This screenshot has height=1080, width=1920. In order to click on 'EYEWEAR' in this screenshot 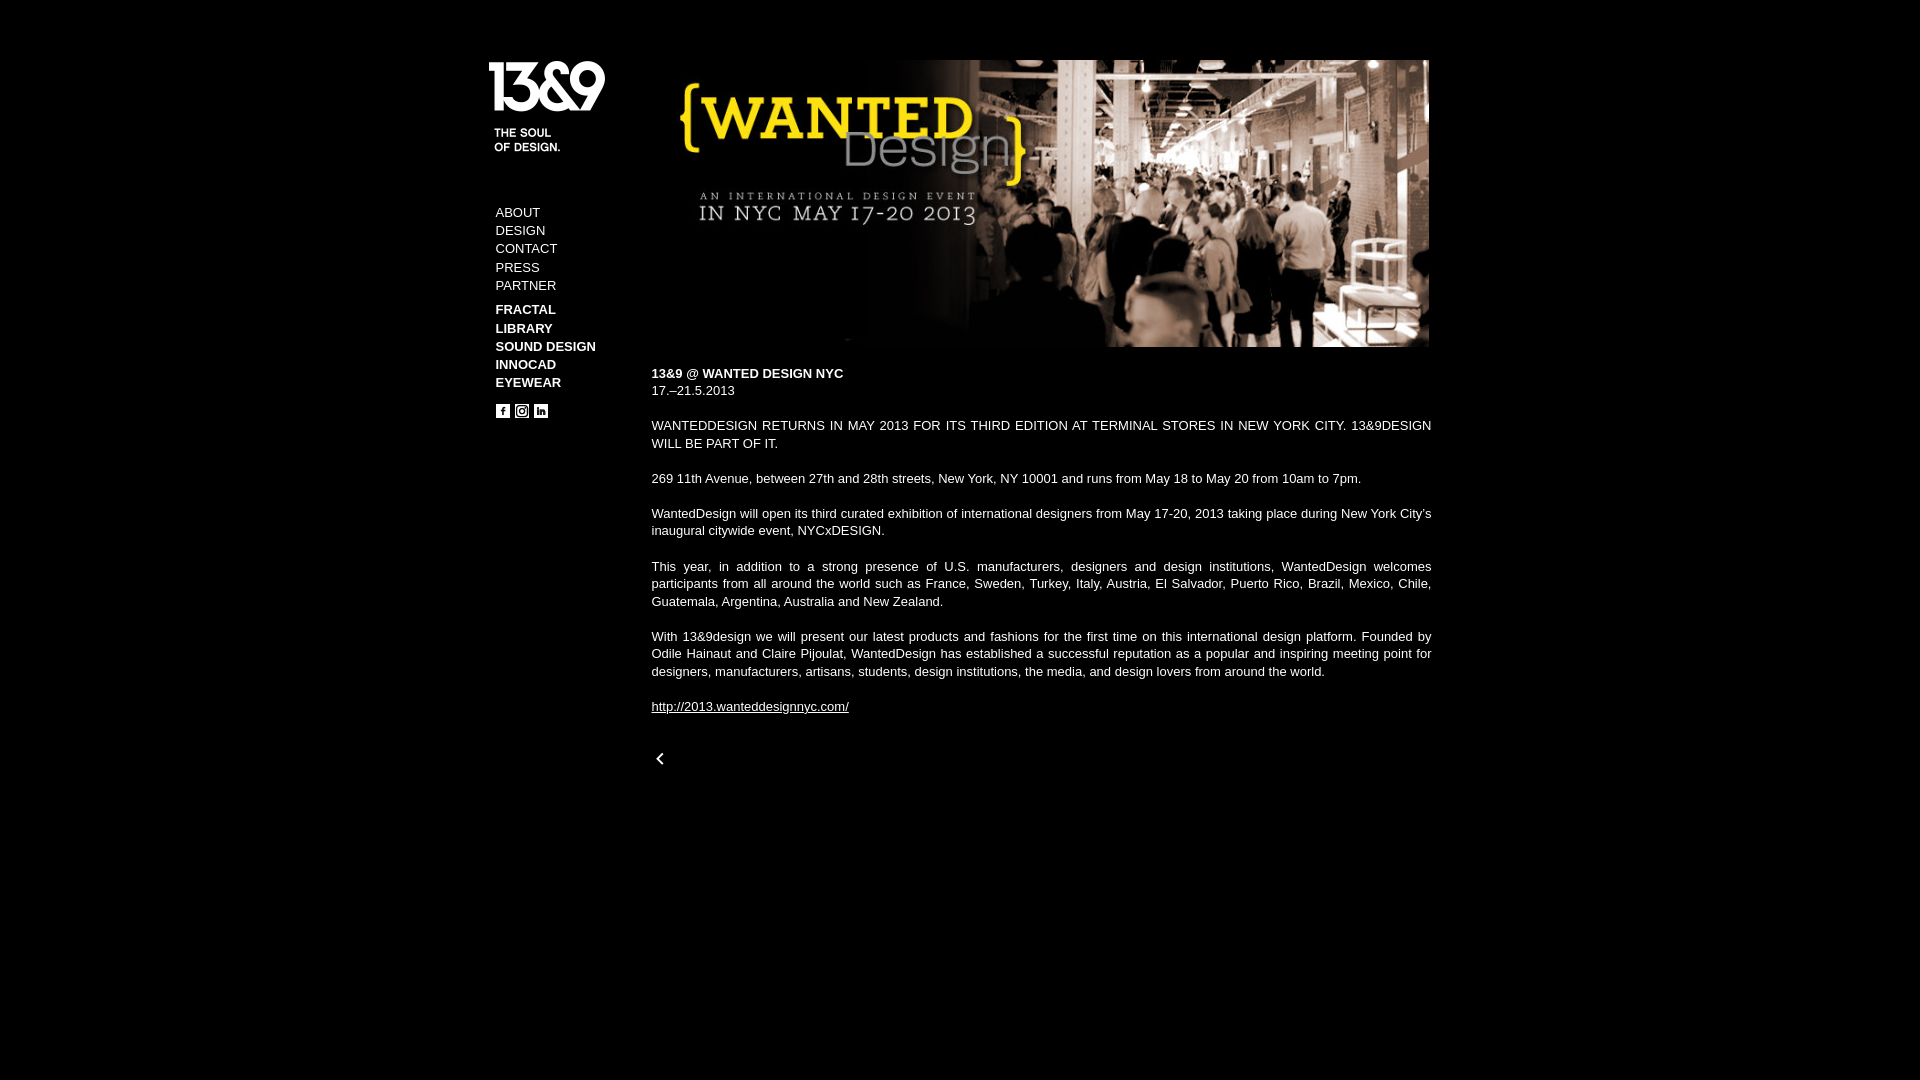, I will do `click(528, 382)`.